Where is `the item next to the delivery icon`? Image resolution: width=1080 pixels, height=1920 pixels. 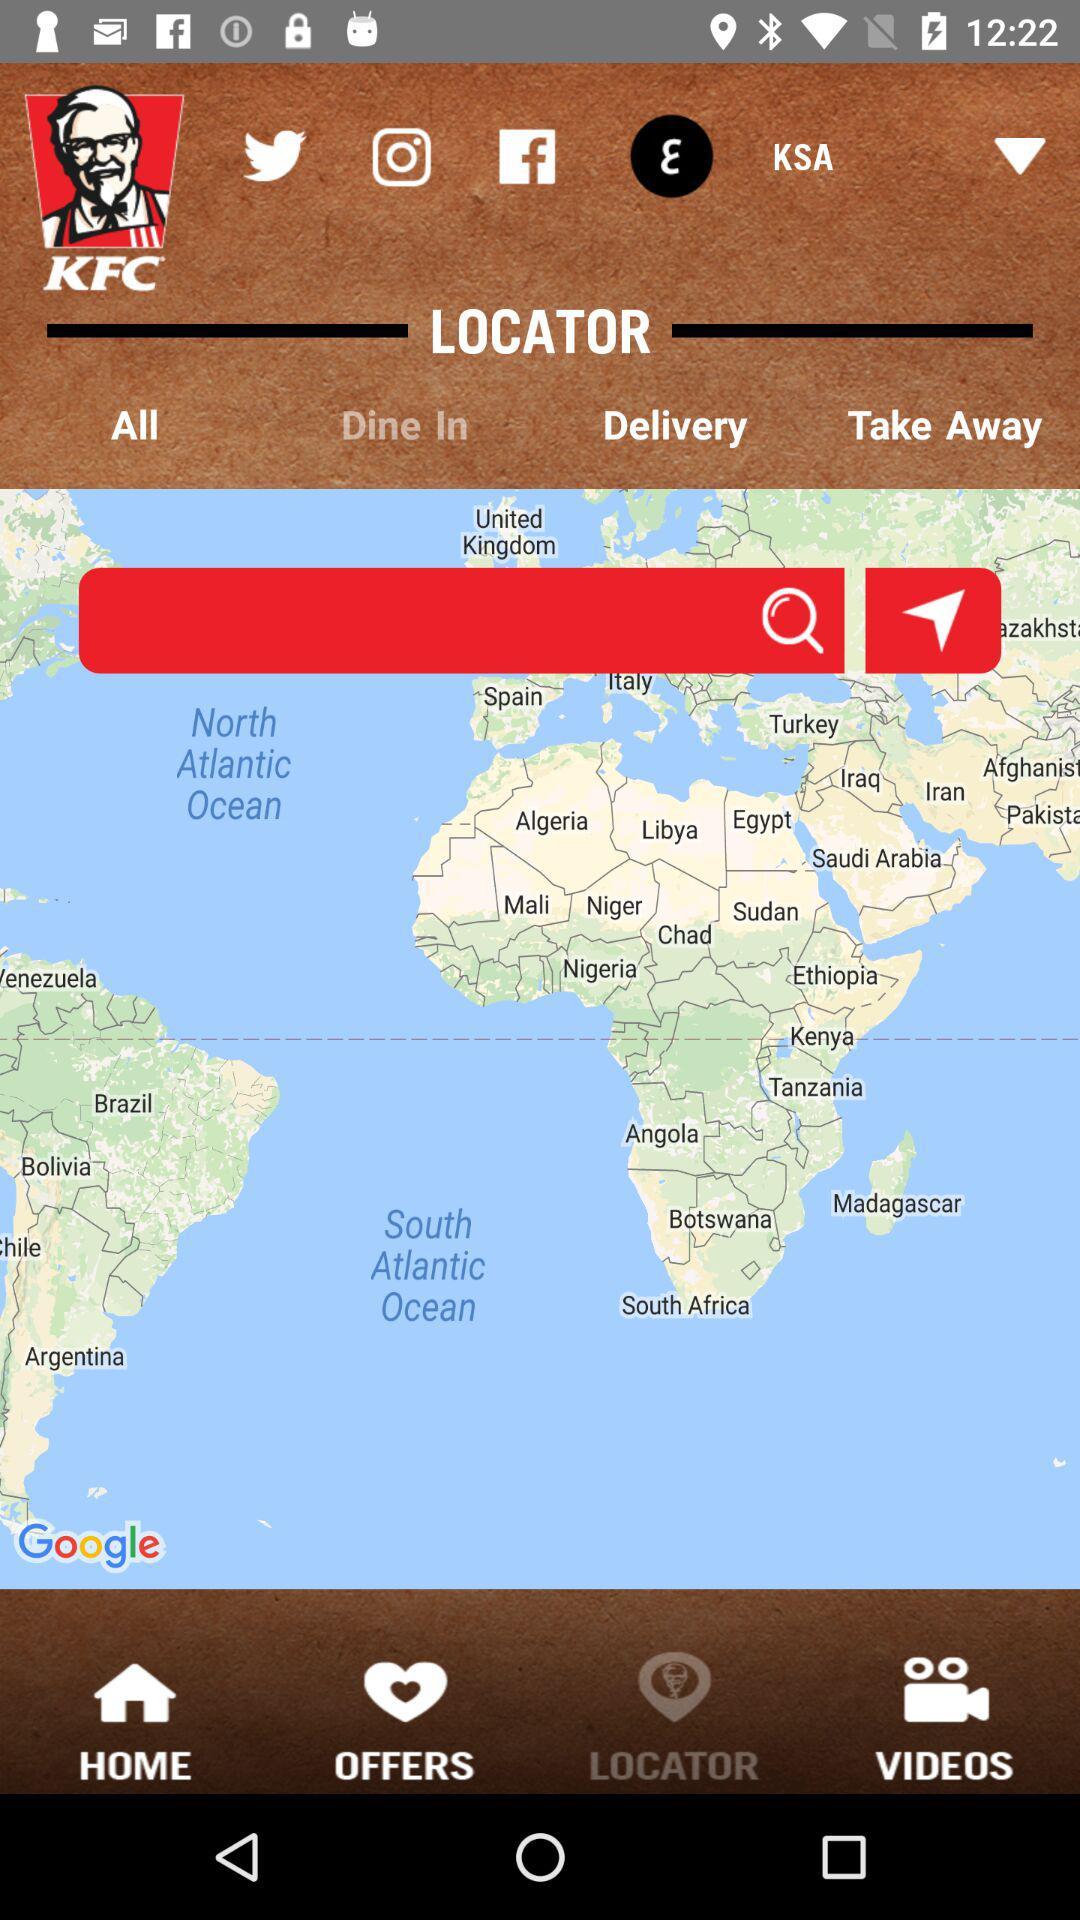
the item next to the delivery icon is located at coordinates (405, 425).